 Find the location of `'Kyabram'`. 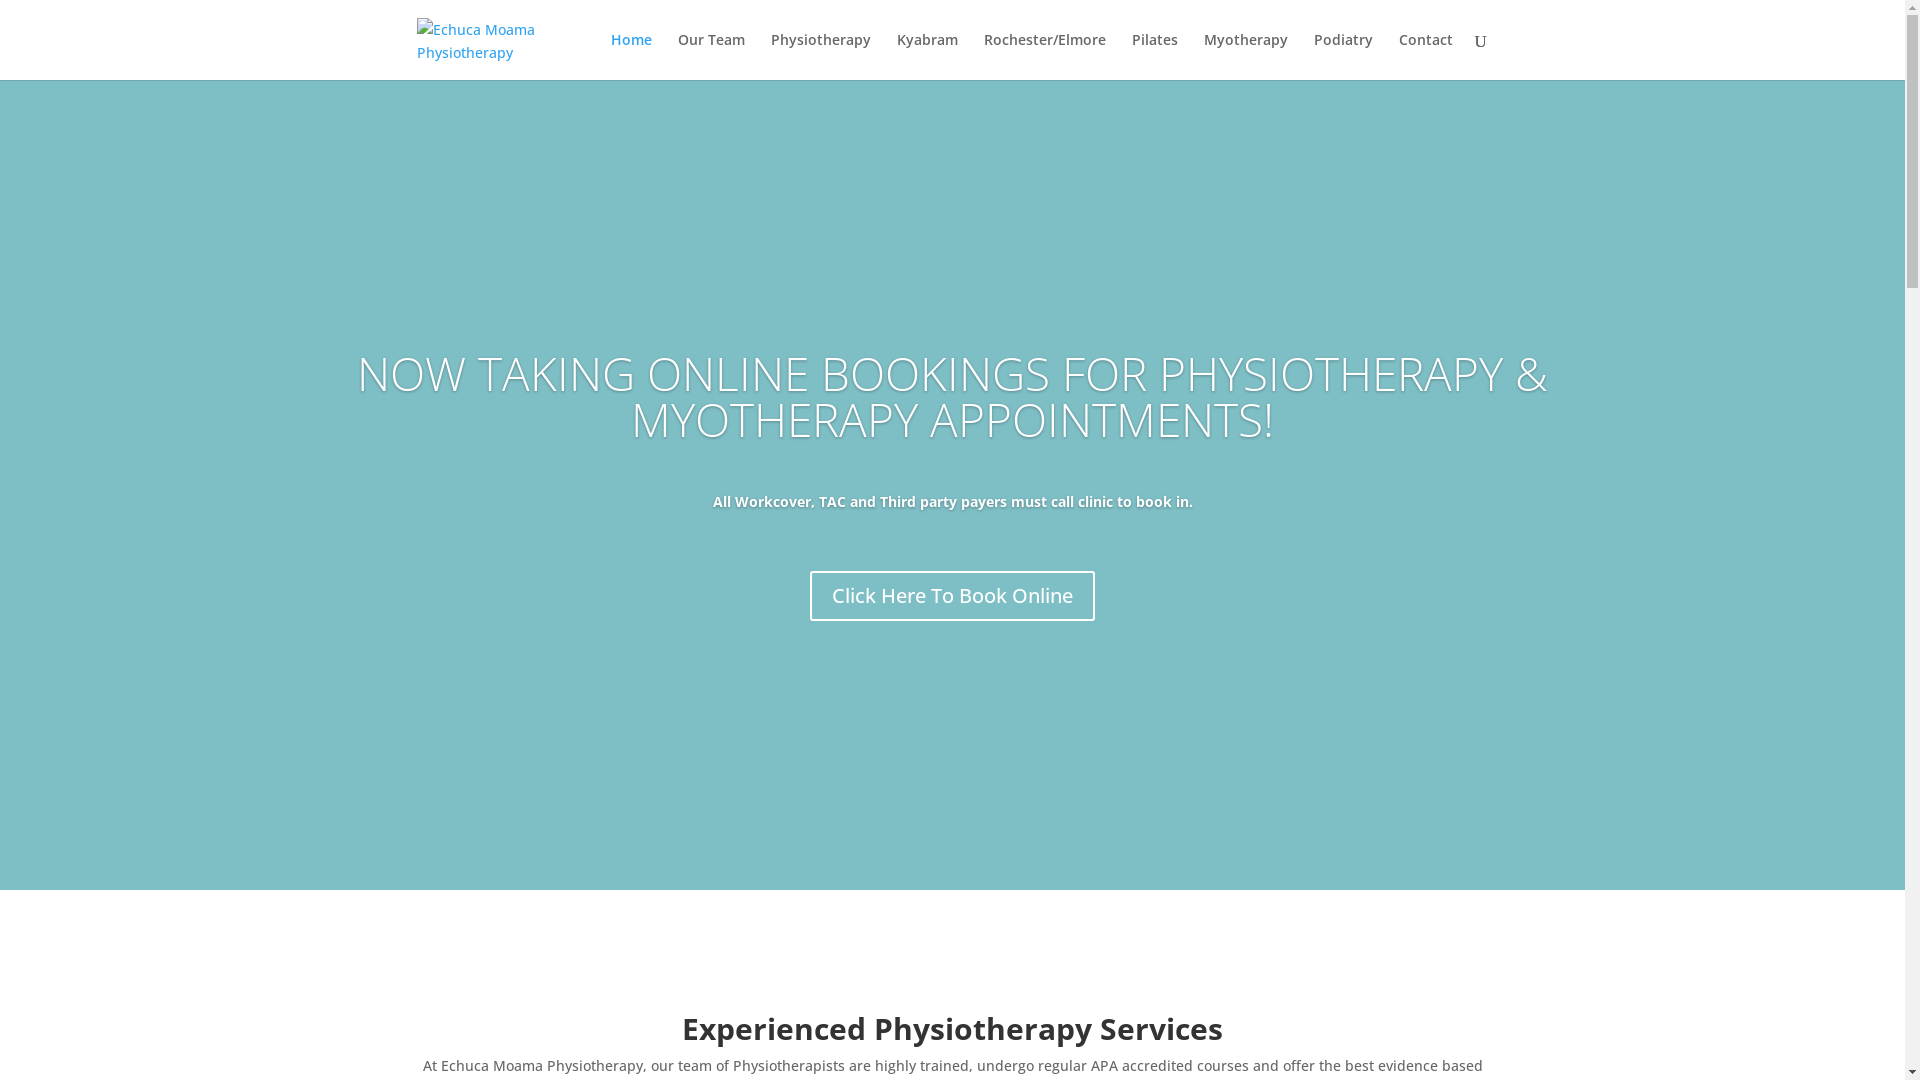

'Kyabram' is located at coordinates (895, 55).